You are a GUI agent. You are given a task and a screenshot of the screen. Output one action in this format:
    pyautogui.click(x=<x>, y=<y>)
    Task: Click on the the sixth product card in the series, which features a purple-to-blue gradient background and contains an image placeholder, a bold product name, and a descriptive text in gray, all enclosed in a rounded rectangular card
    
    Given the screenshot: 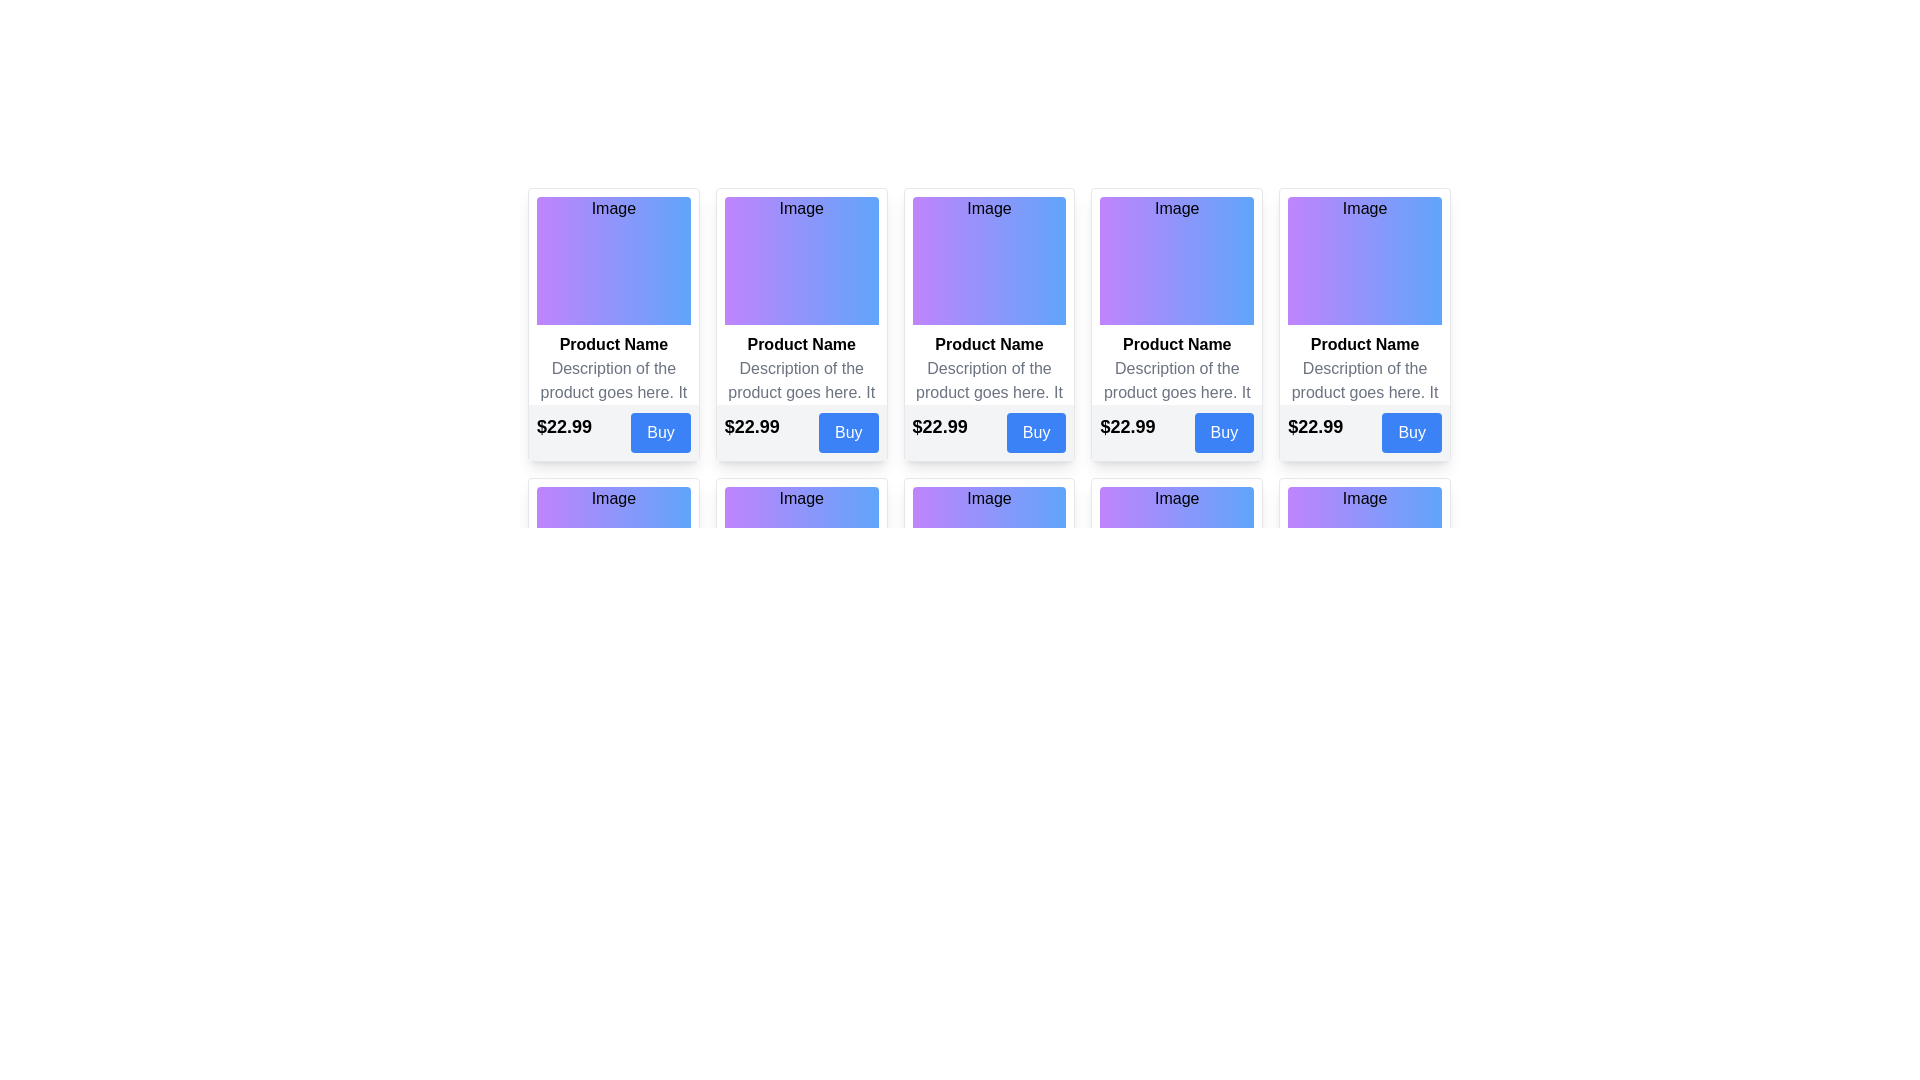 What is the action you would take?
    pyautogui.click(x=1364, y=323)
    